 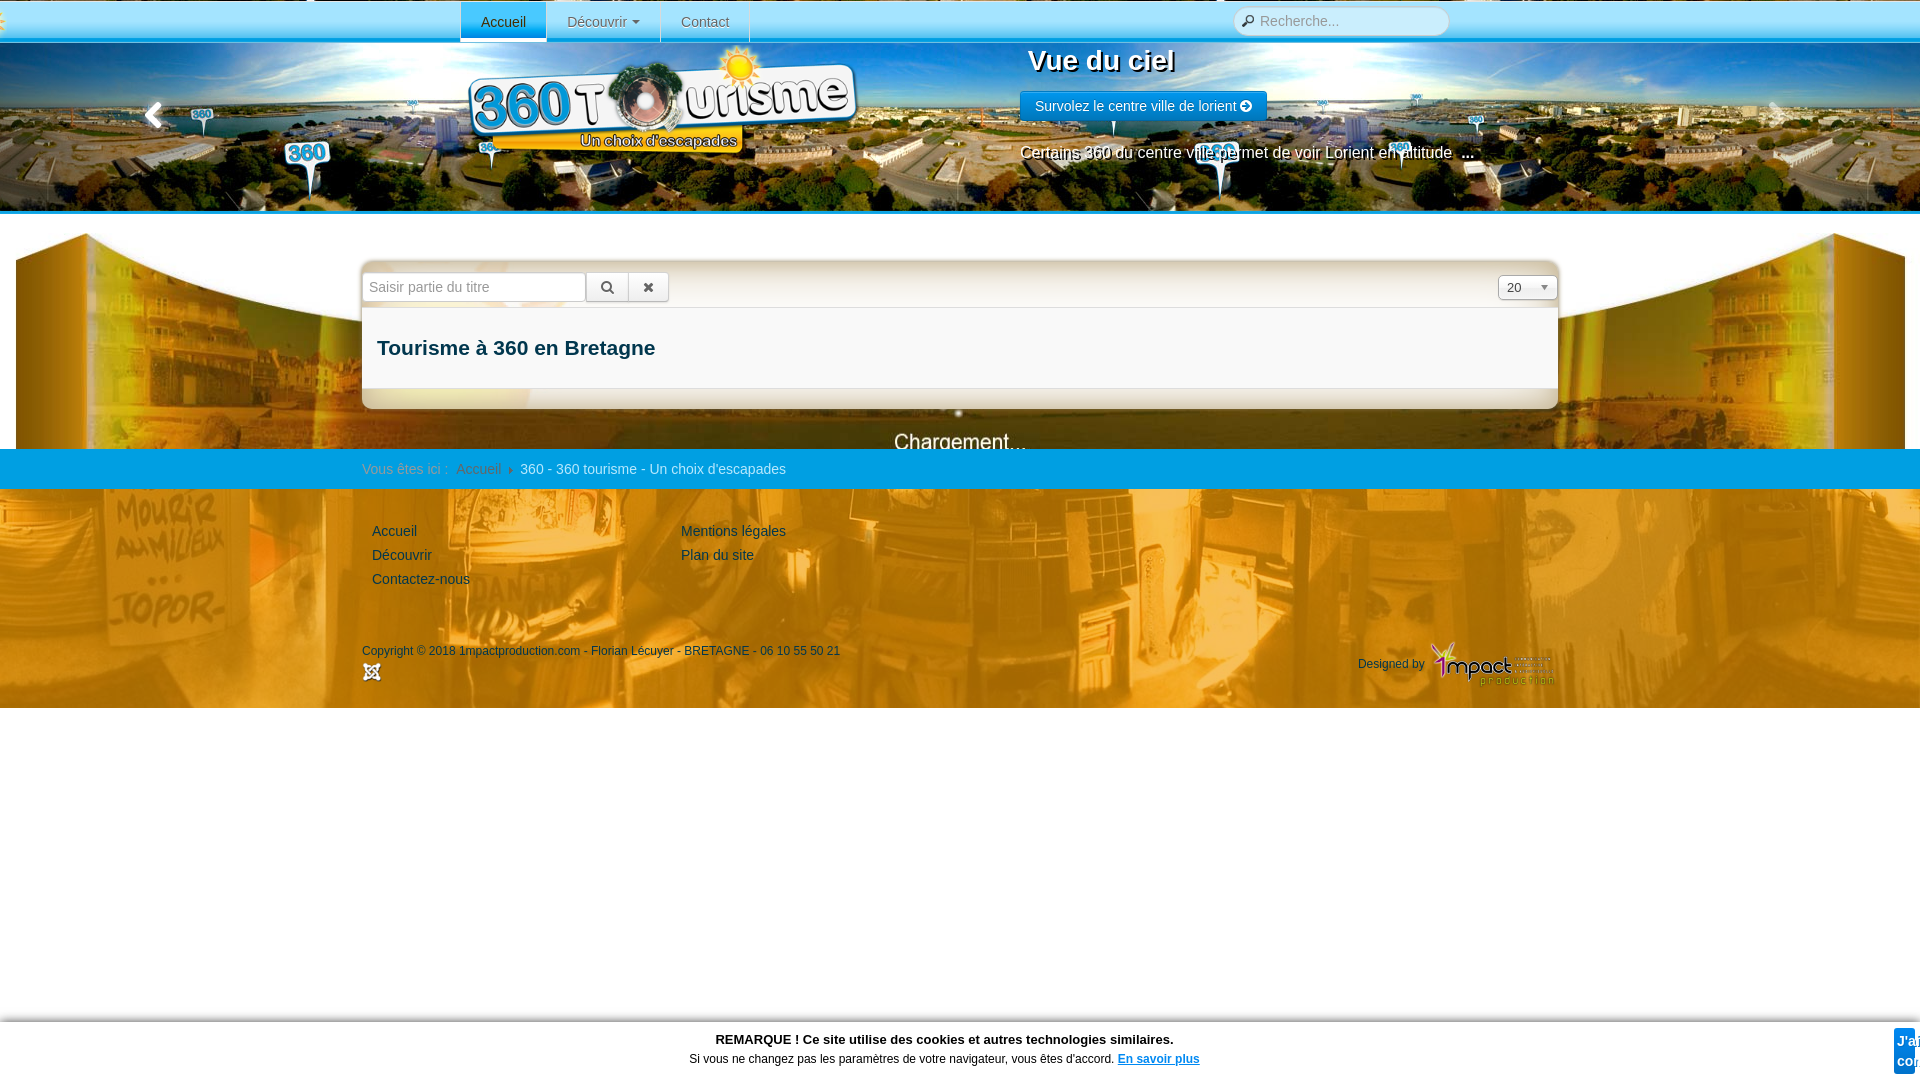 What do you see at coordinates (1526, 286) in the screenshot?
I see `'20'` at bounding box center [1526, 286].